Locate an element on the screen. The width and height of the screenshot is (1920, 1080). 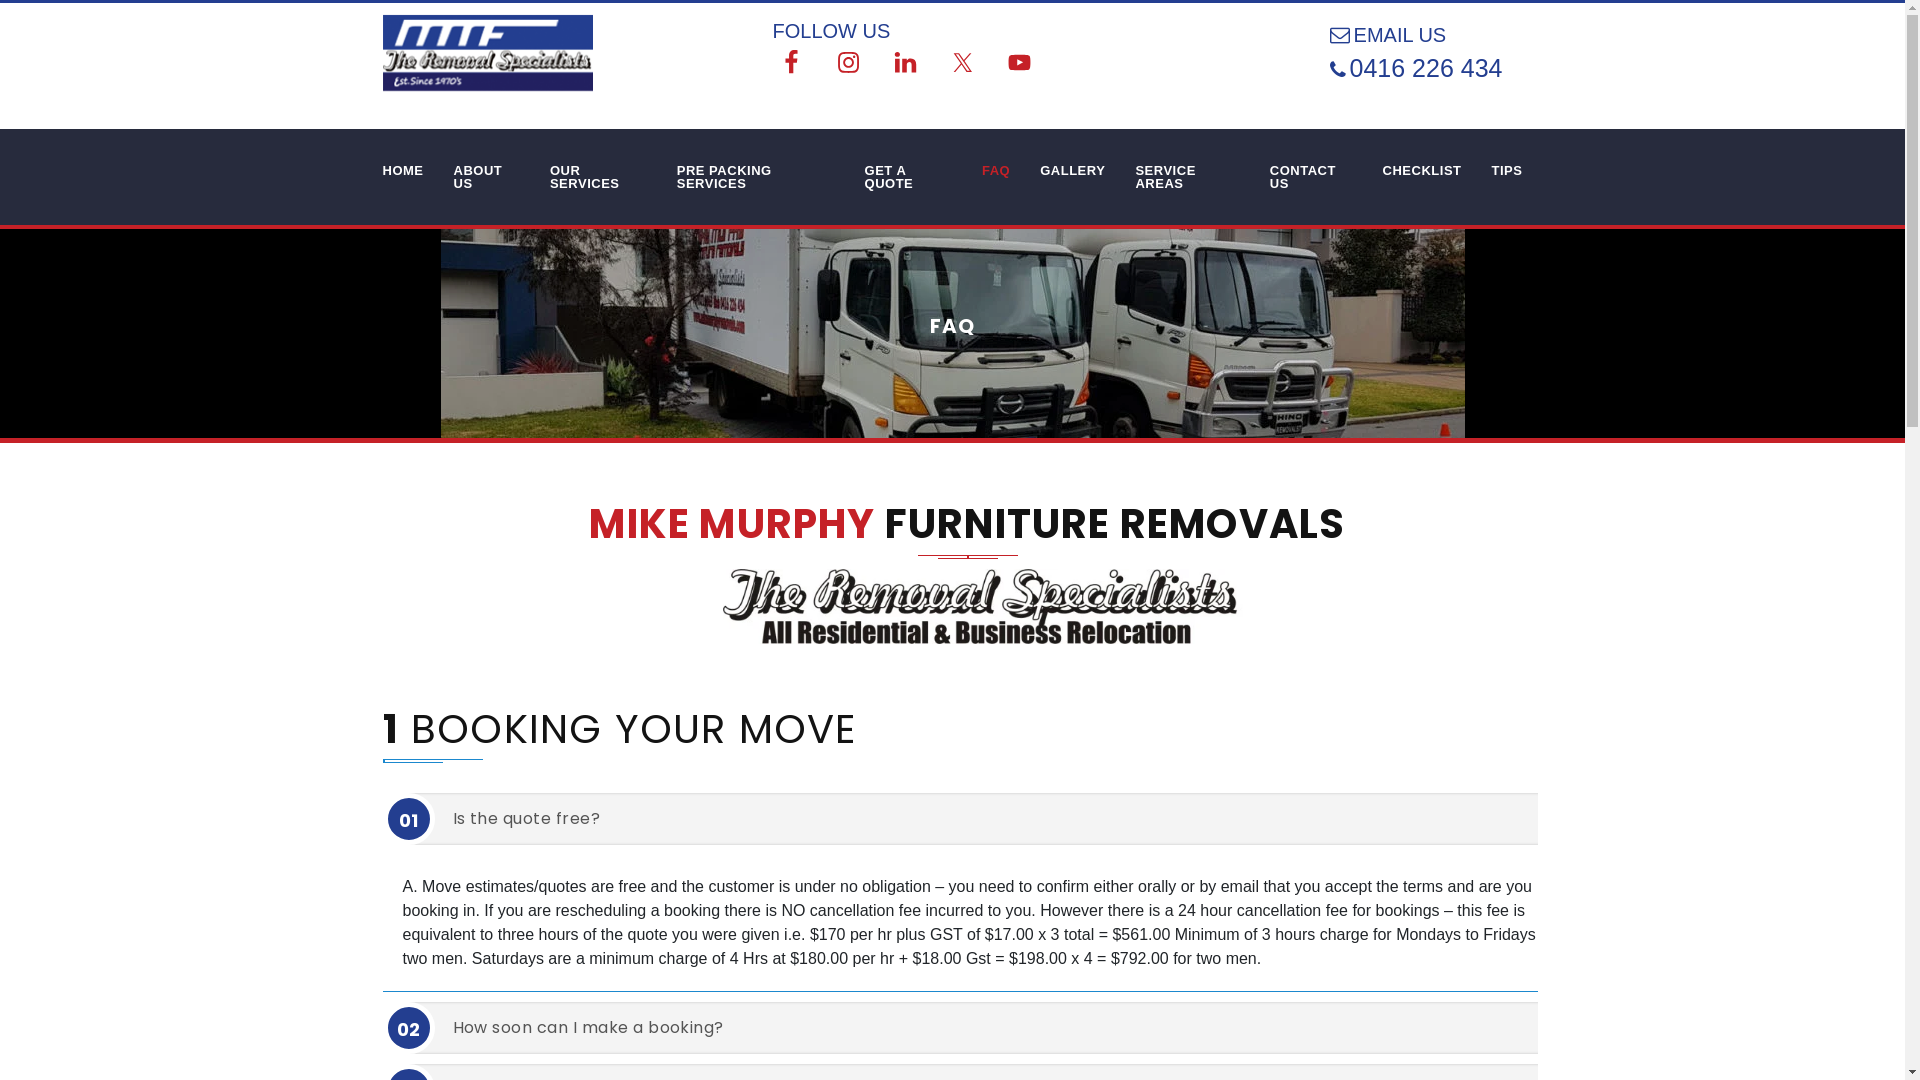
'HOME' is located at coordinates (368, 169).